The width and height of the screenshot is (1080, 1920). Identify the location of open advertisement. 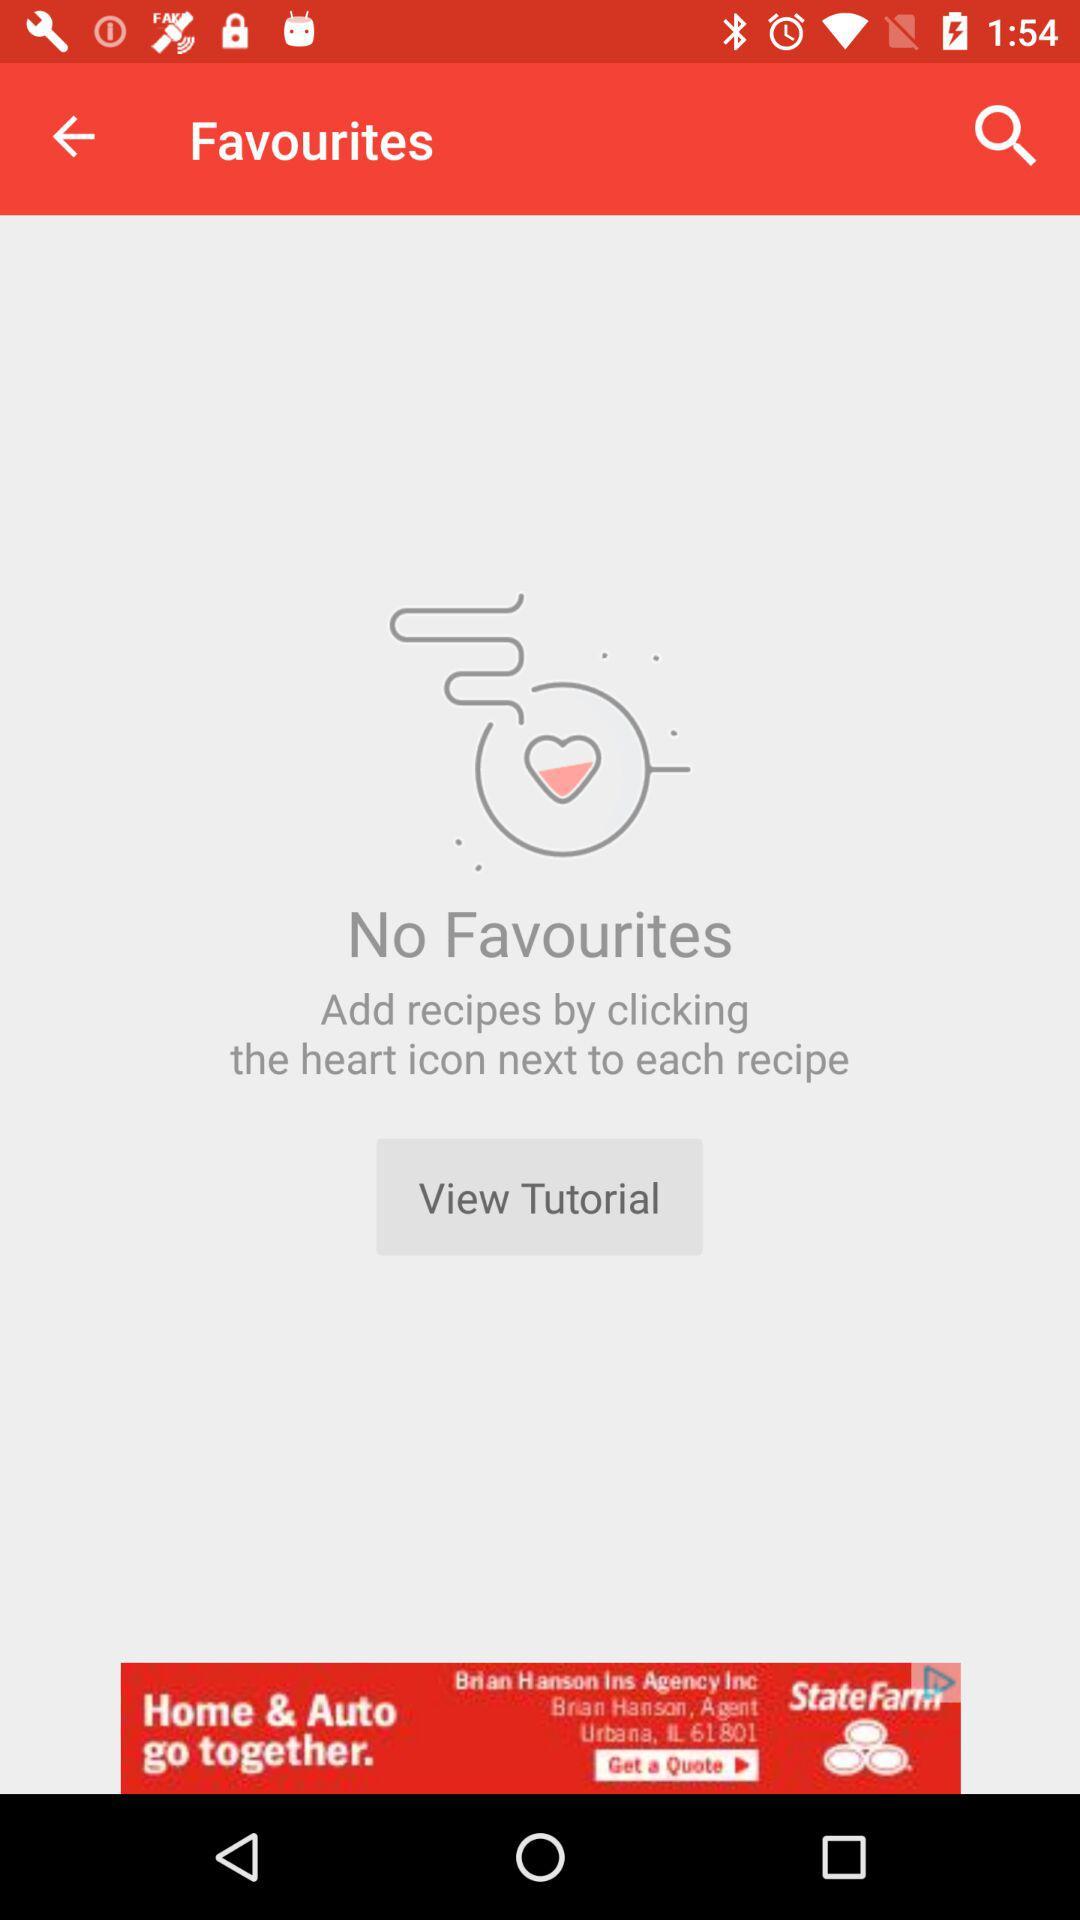
(540, 1727).